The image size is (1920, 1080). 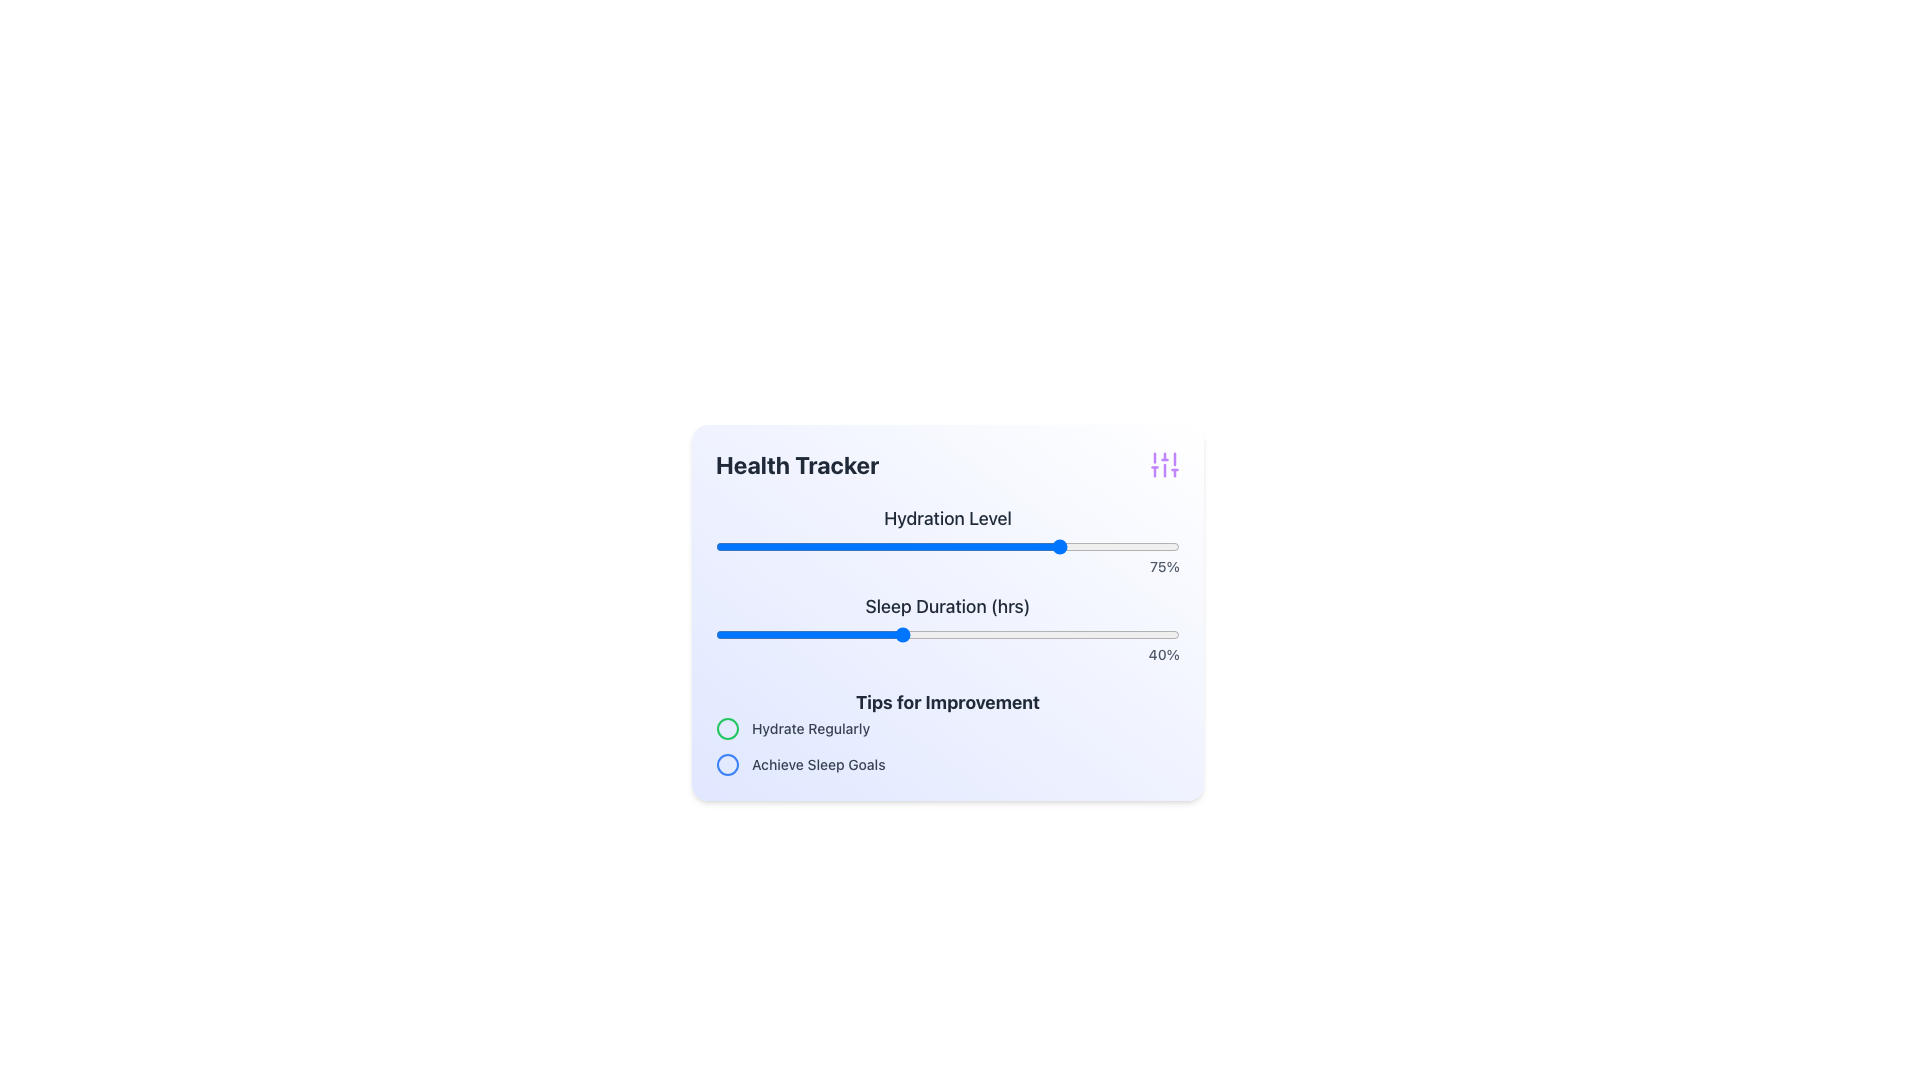 I want to click on the circular icon with a blue border representing a status indicator, located next to the text 'Achieve Sleep Goals' in the 'Health Tracker' interface, so click(x=727, y=764).